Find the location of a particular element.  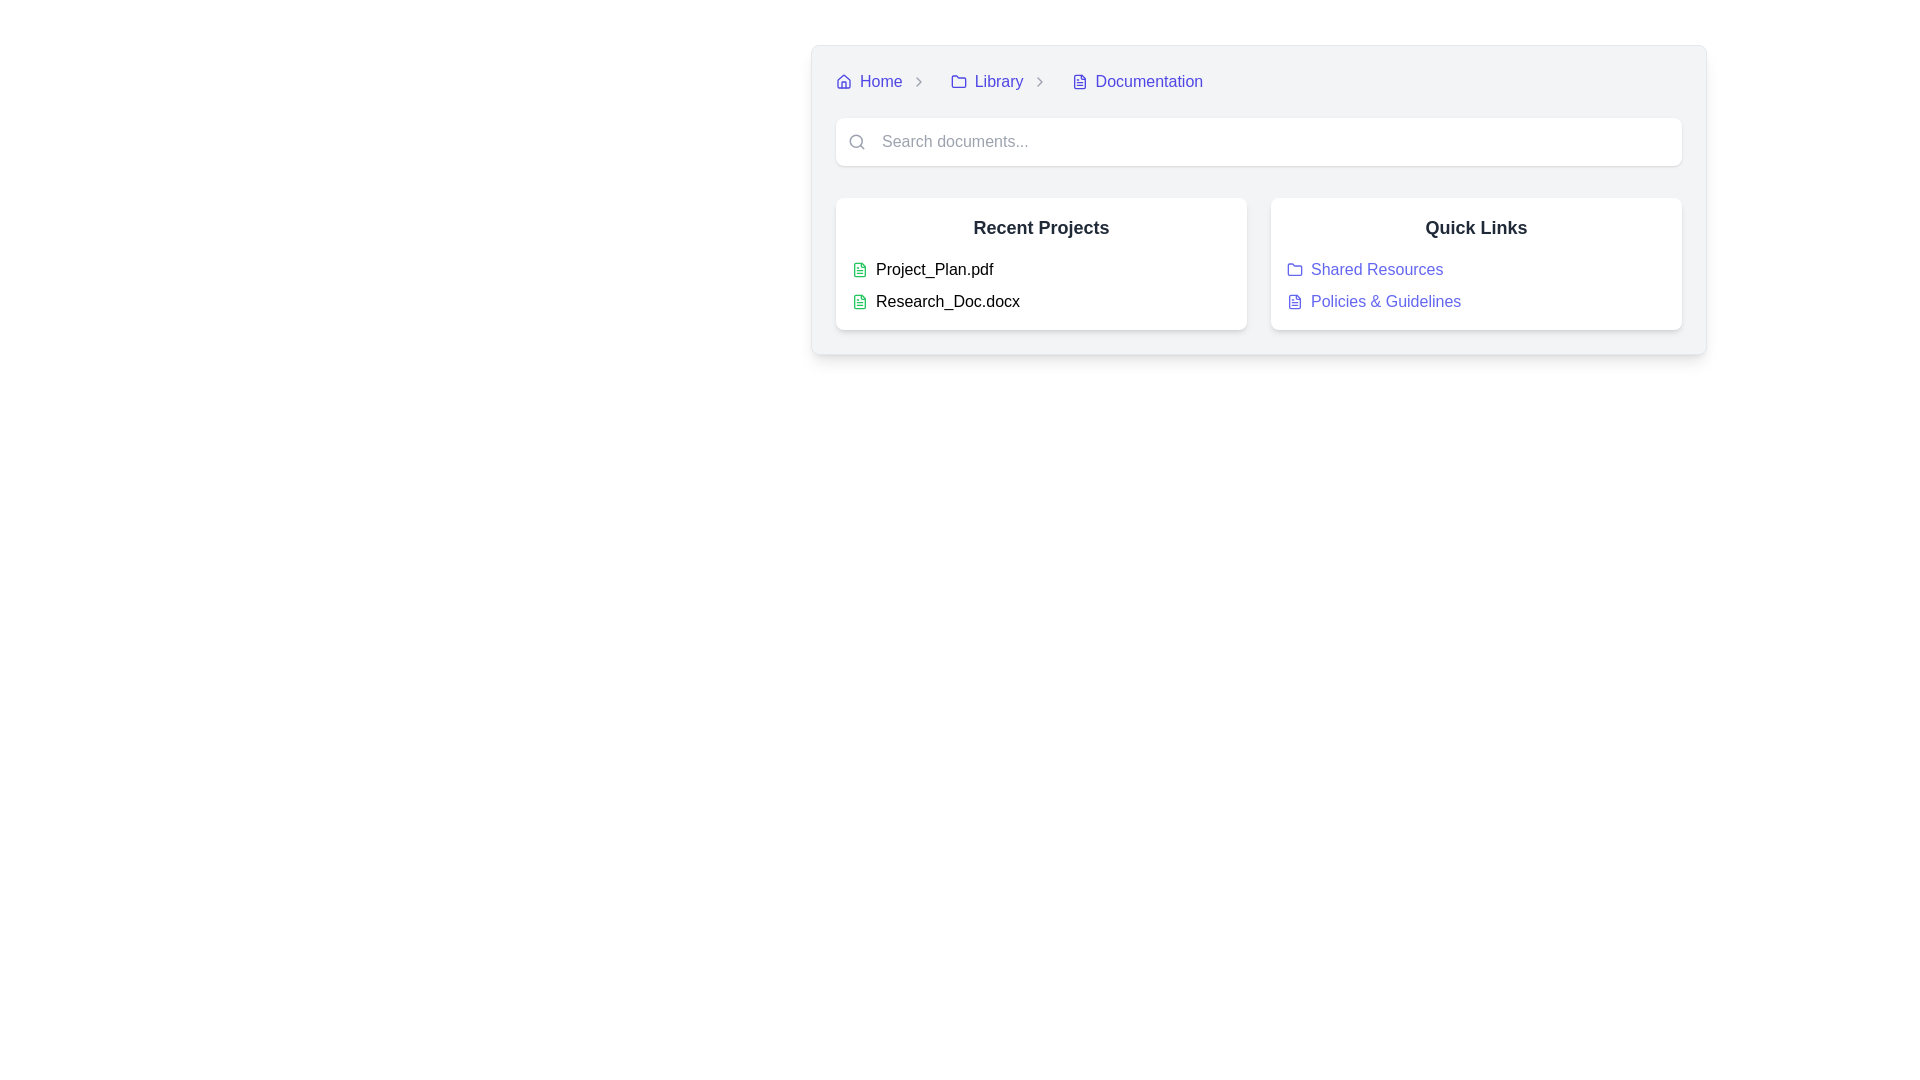

the green file document icon located to the left of the text 'Research_Doc.docx' in the 'Recent Projects' section is located at coordinates (859, 301).